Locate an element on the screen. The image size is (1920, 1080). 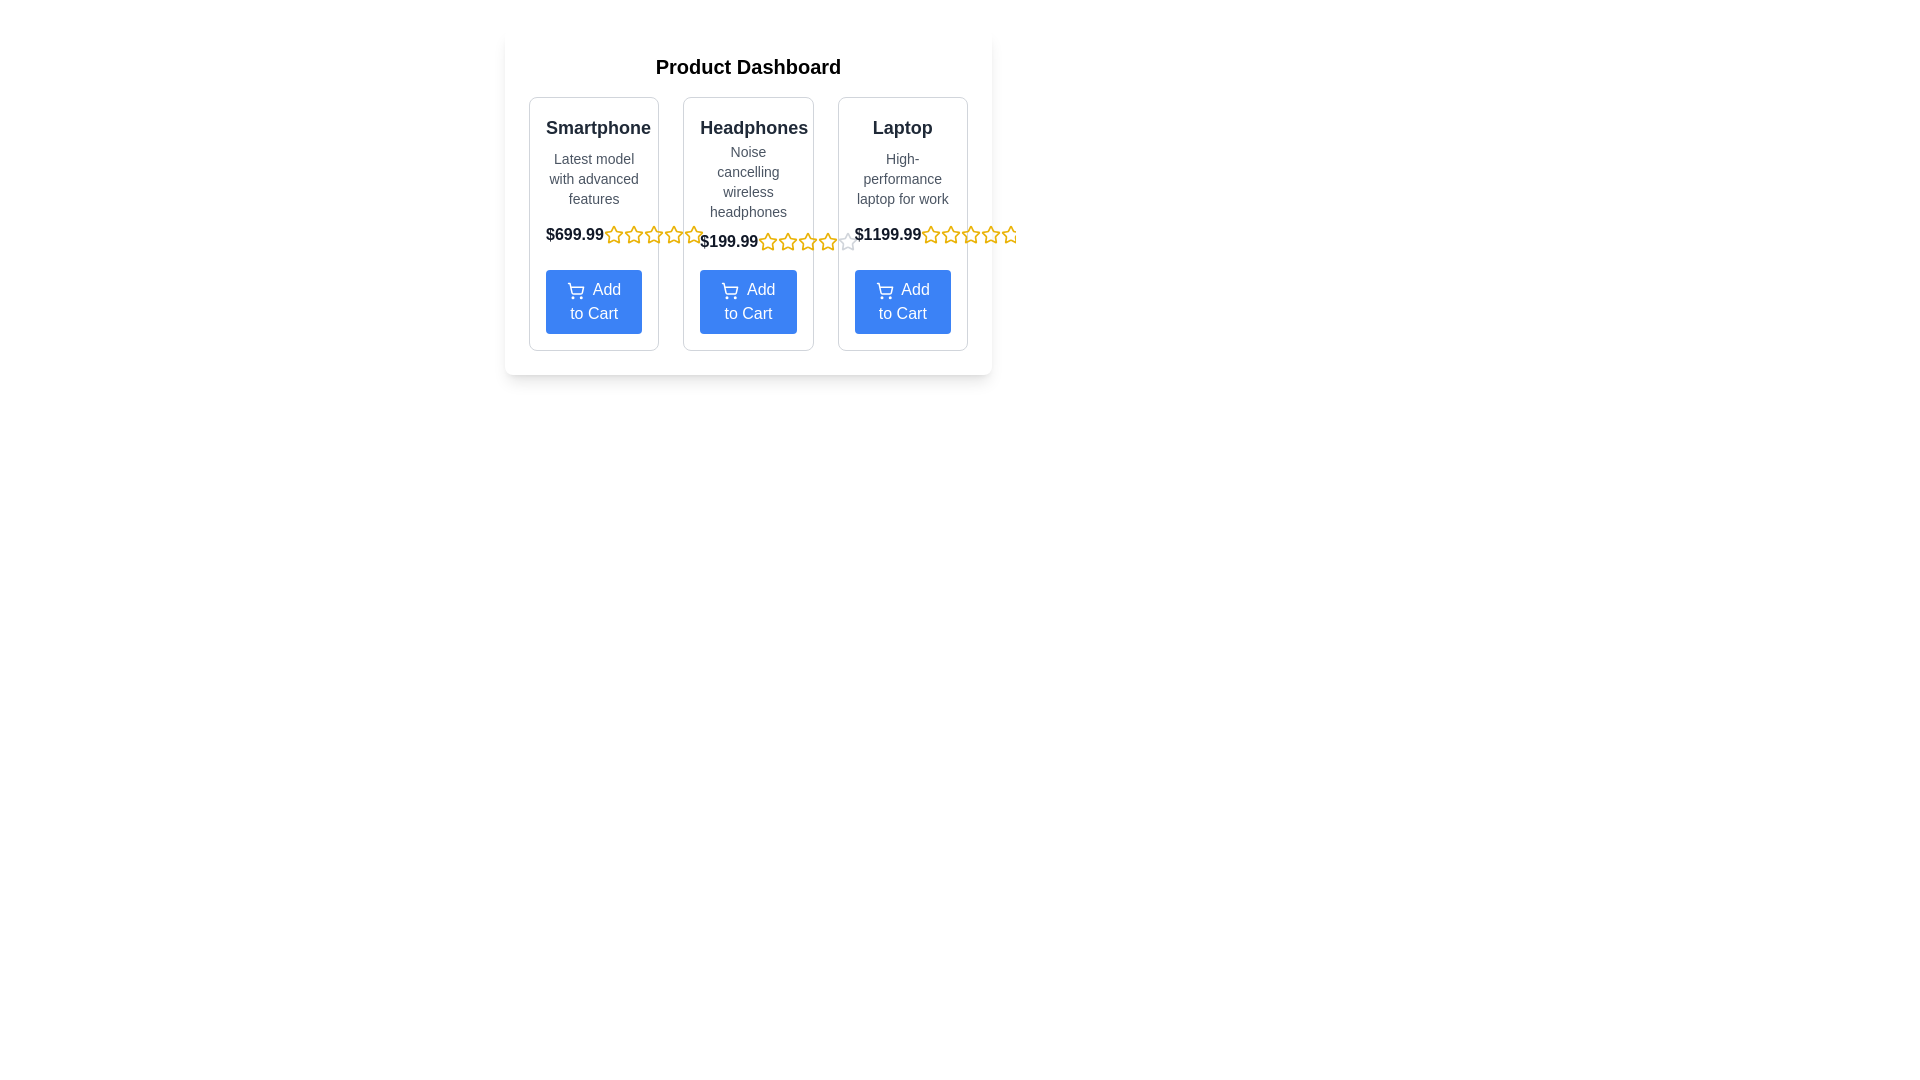
the graphical representation of the 'Add to Cart' icon located in the middle card under 'Headphones' in the product dashboard layout is located at coordinates (729, 290).